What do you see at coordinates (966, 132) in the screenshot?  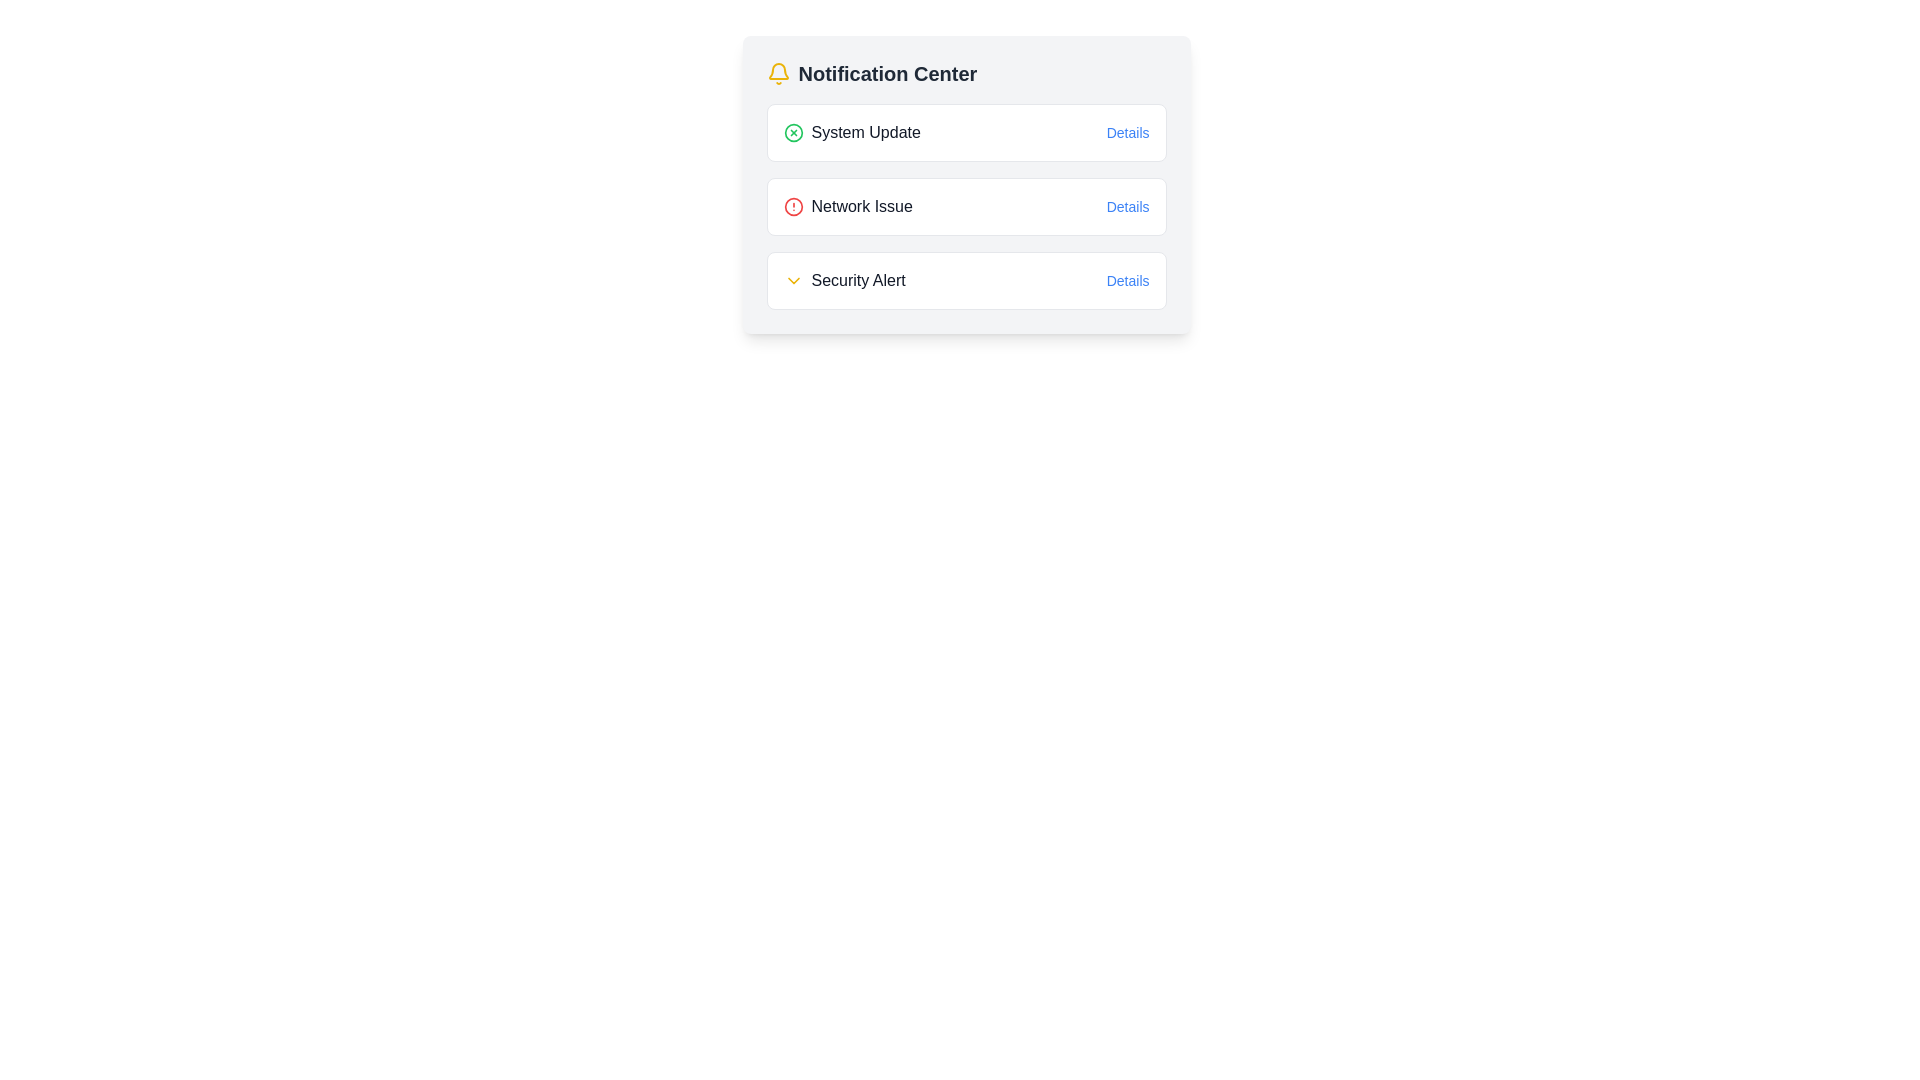 I see `update title from the first notification entry in the notification panel, which features a details link for more information` at bounding box center [966, 132].